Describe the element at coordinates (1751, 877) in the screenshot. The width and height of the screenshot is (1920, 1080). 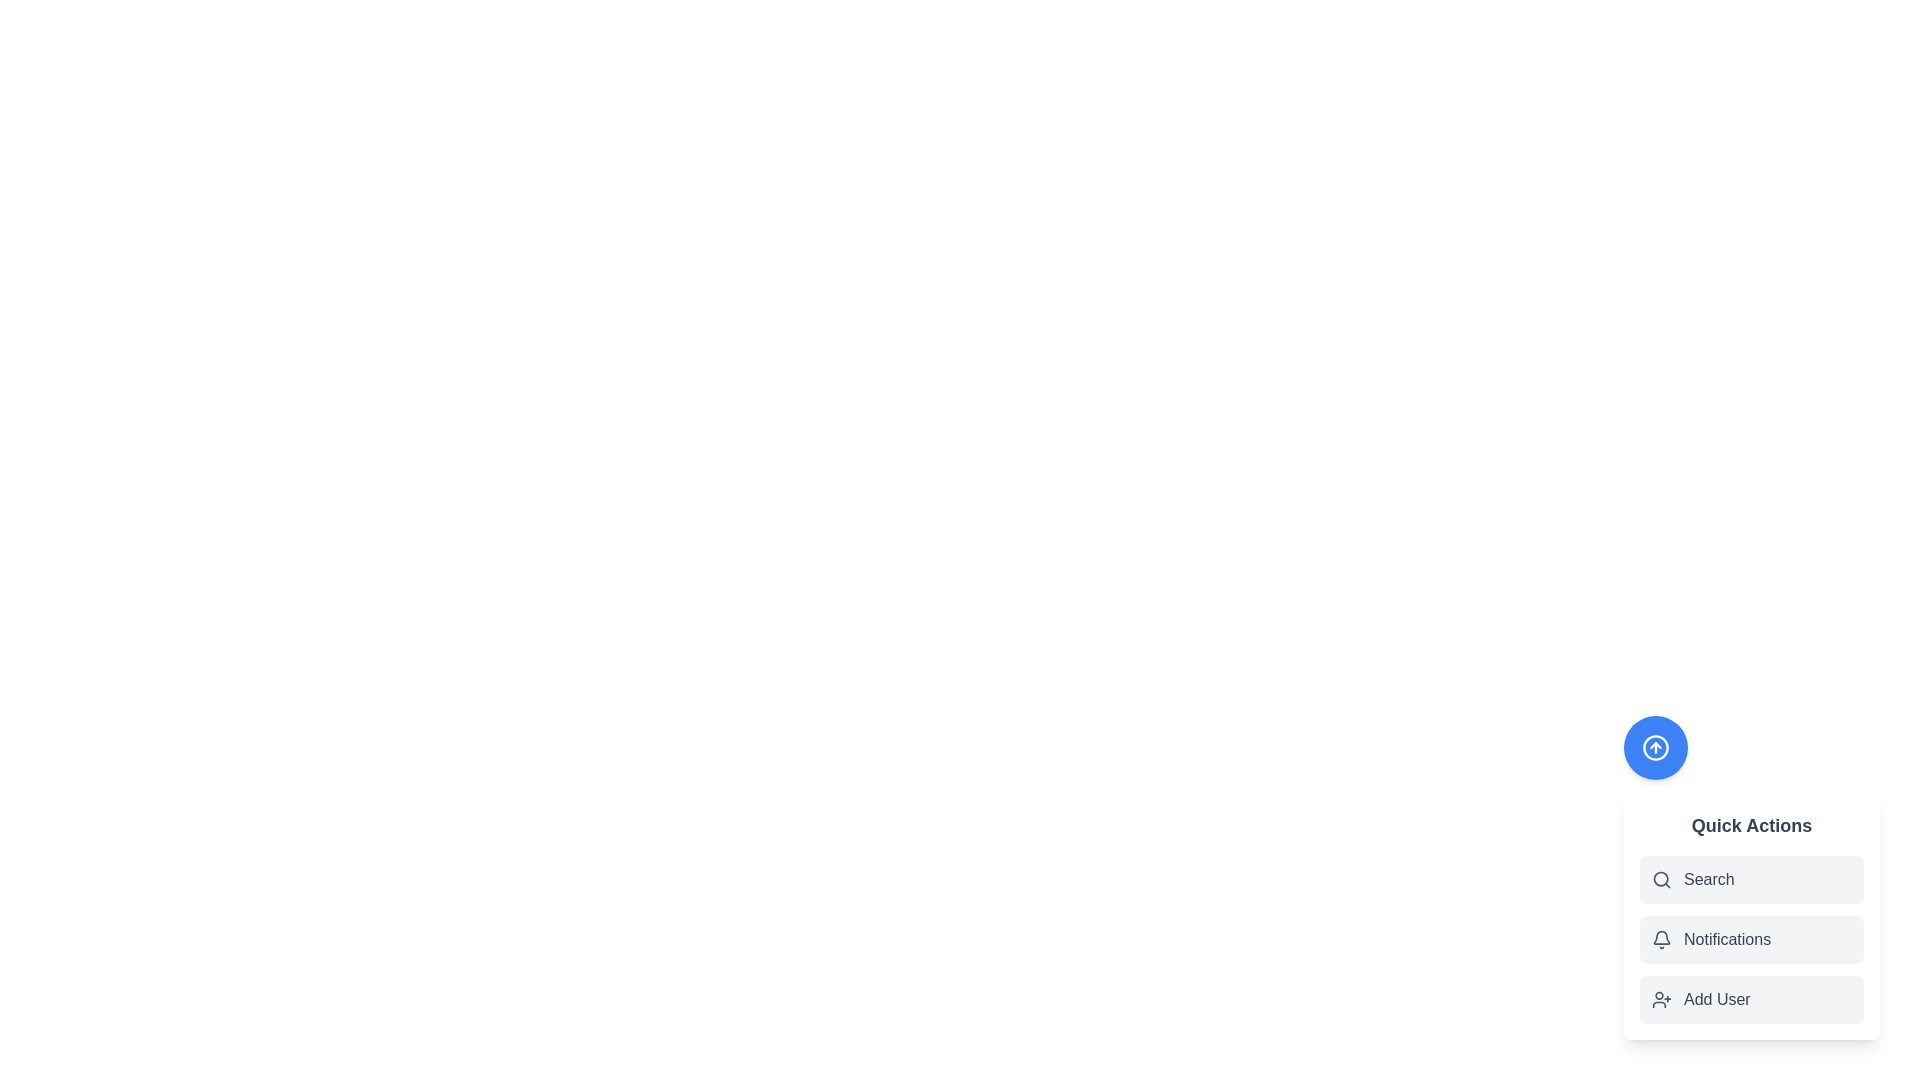
I see `the prominent rectangular 'Search' button with a light gray background and rounded edges located beneath the 'Quick Actions' title` at that location.